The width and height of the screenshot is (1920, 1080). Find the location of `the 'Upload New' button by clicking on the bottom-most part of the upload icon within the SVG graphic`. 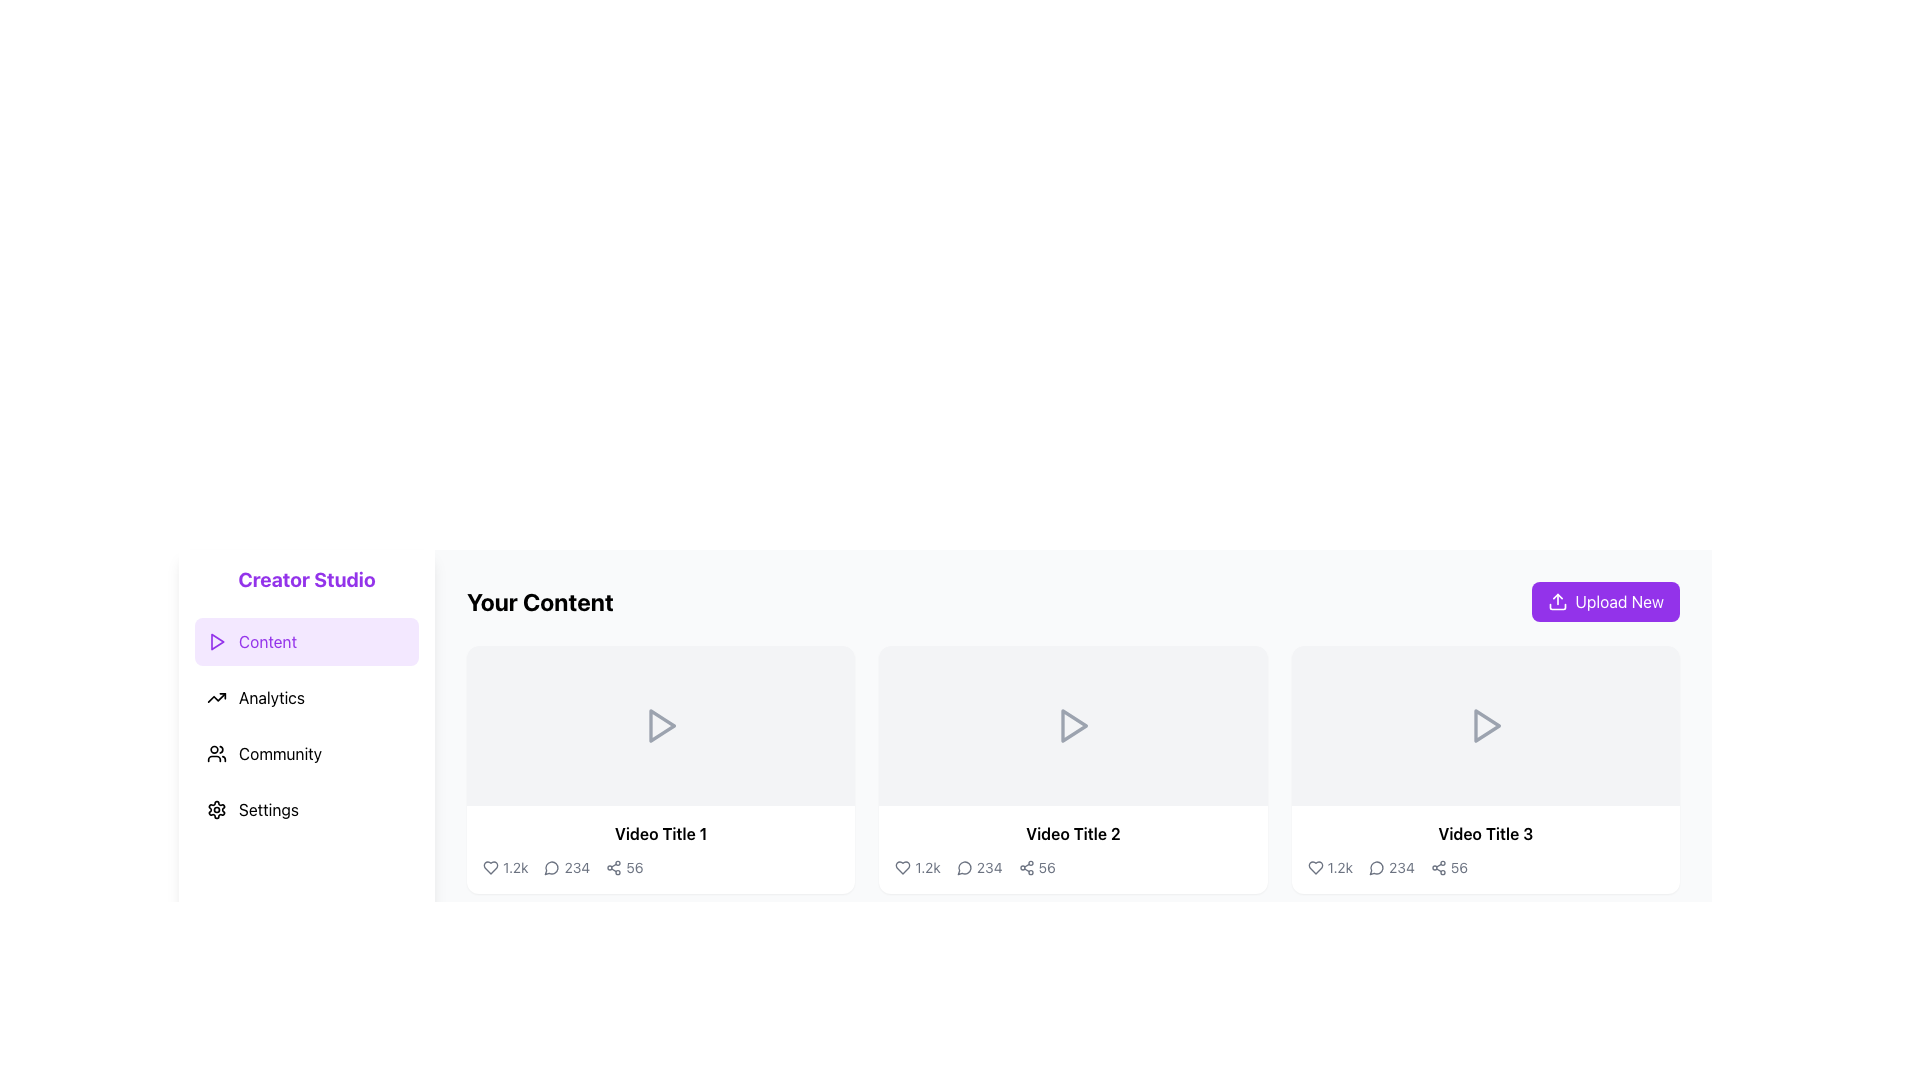

the 'Upload New' button by clicking on the bottom-most part of the upload icon within the SVG graphic is located at coordinates (1556, 605).